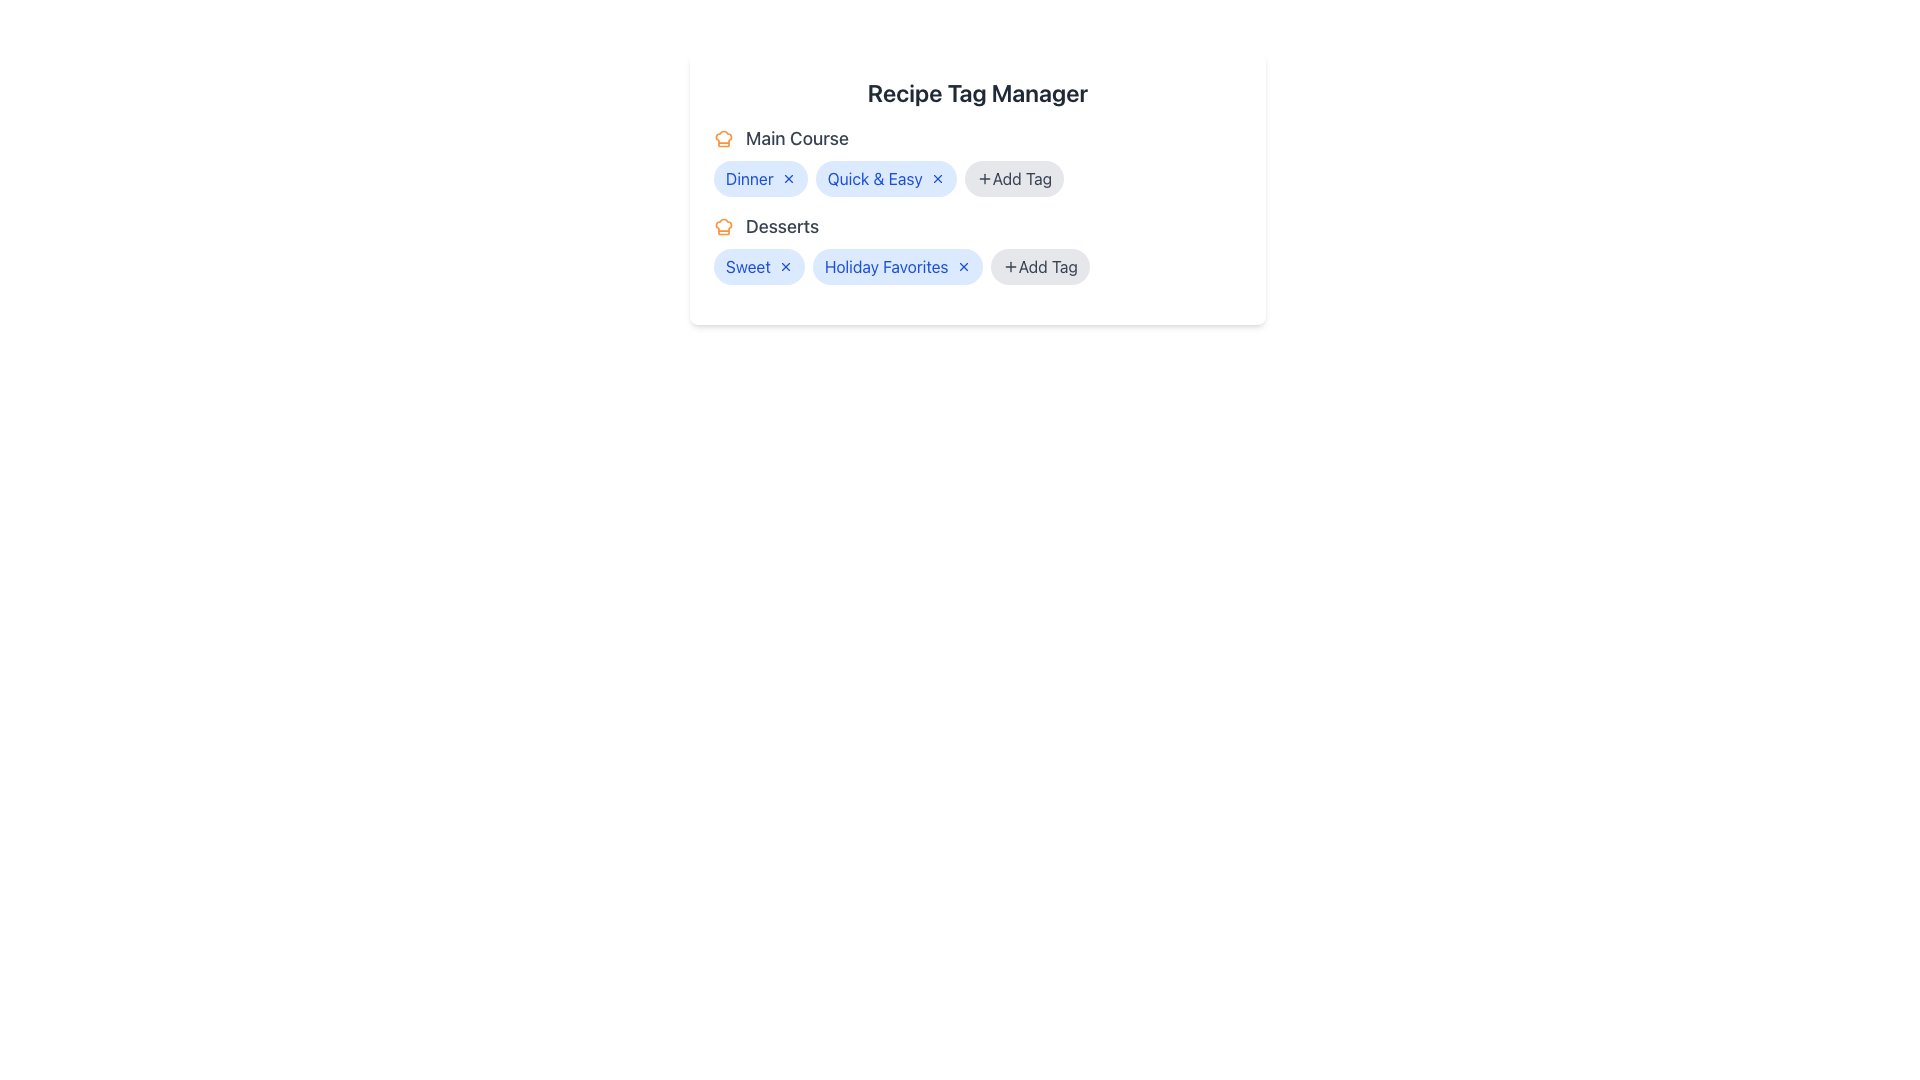 This screenshot has width=1920, height=1080. What do you see at coordinates (963, 265) in the screenshot?
I see `the interactive button with an icon that serves as a closure or deletion control for the 'Holiday Favorites' tag, located immediately after the text within the 'Desserts' section` at bounding box center [963, 265].